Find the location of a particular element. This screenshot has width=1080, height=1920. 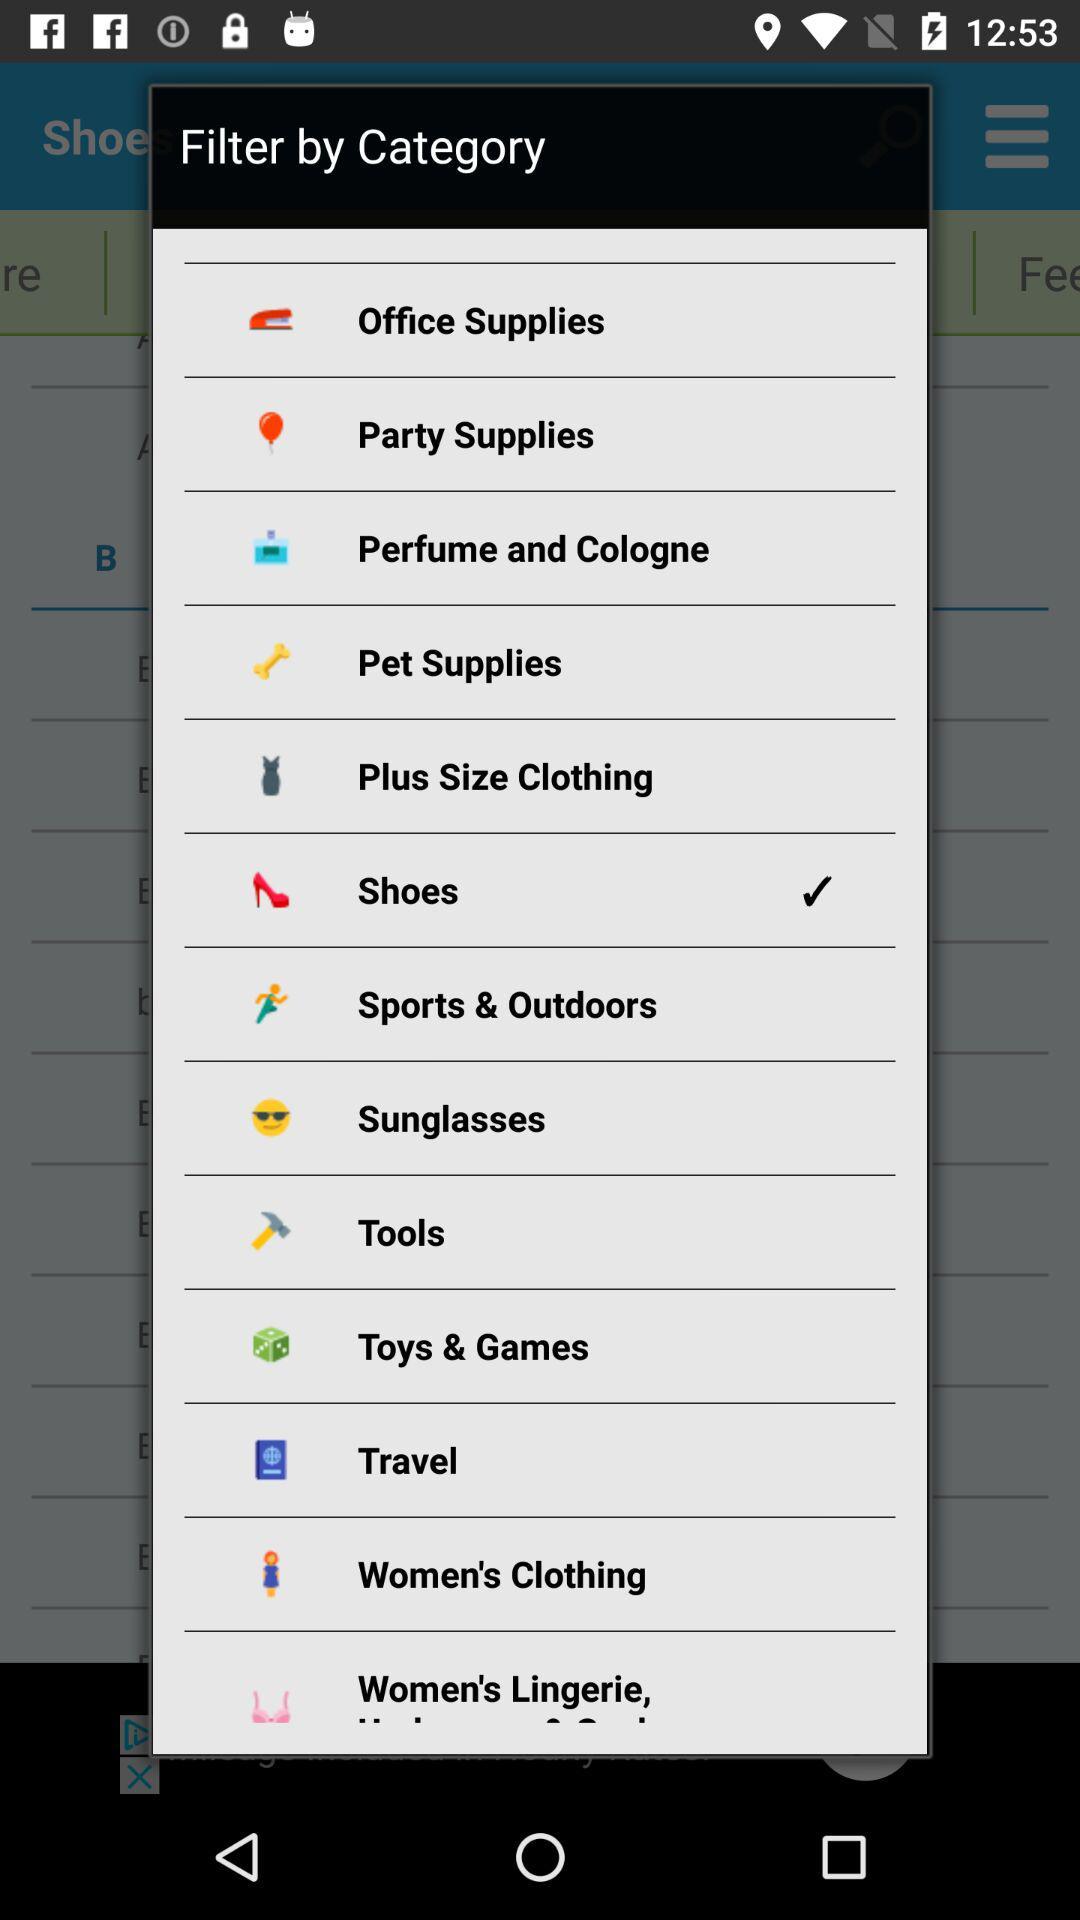

the icon below sports & outdoors icon is located at coordinates (563, 1116).